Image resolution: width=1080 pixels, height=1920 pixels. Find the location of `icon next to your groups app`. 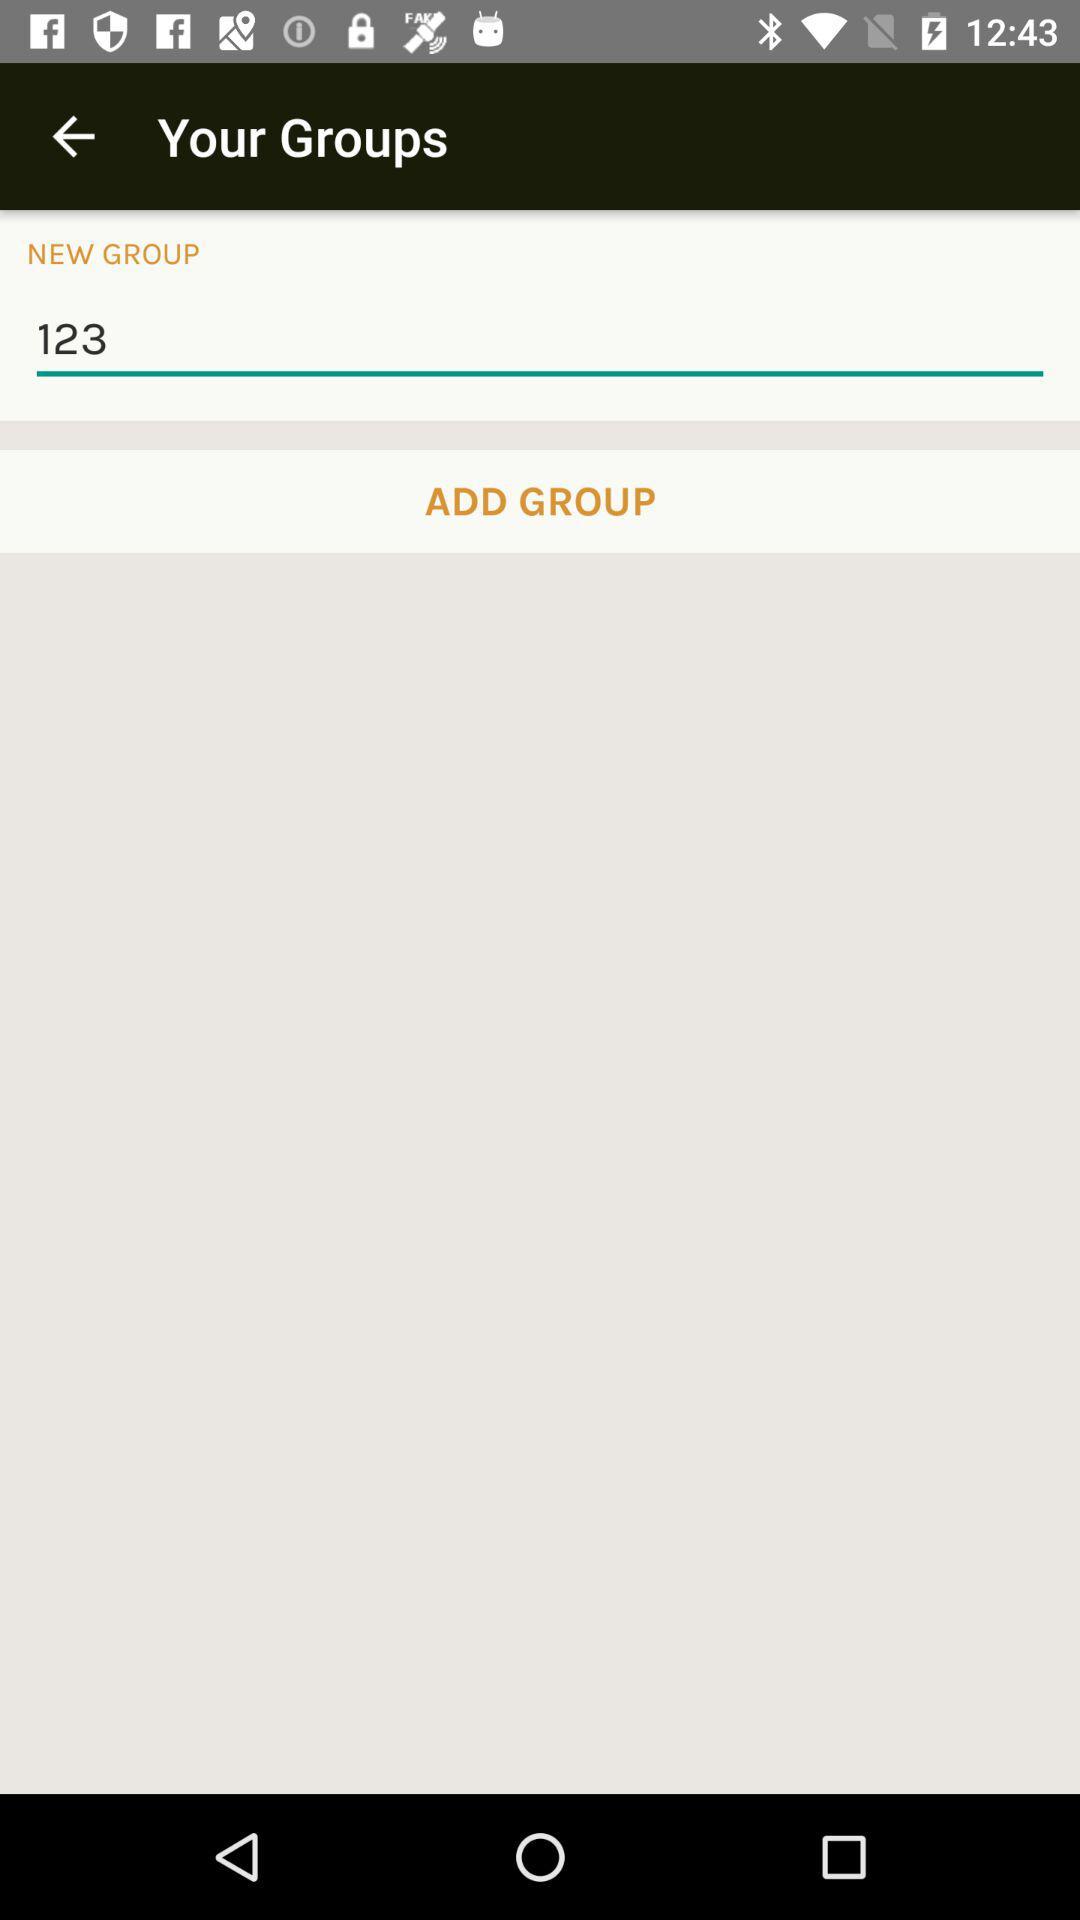

icon next to your groups app is located at coordinates (72, 135).